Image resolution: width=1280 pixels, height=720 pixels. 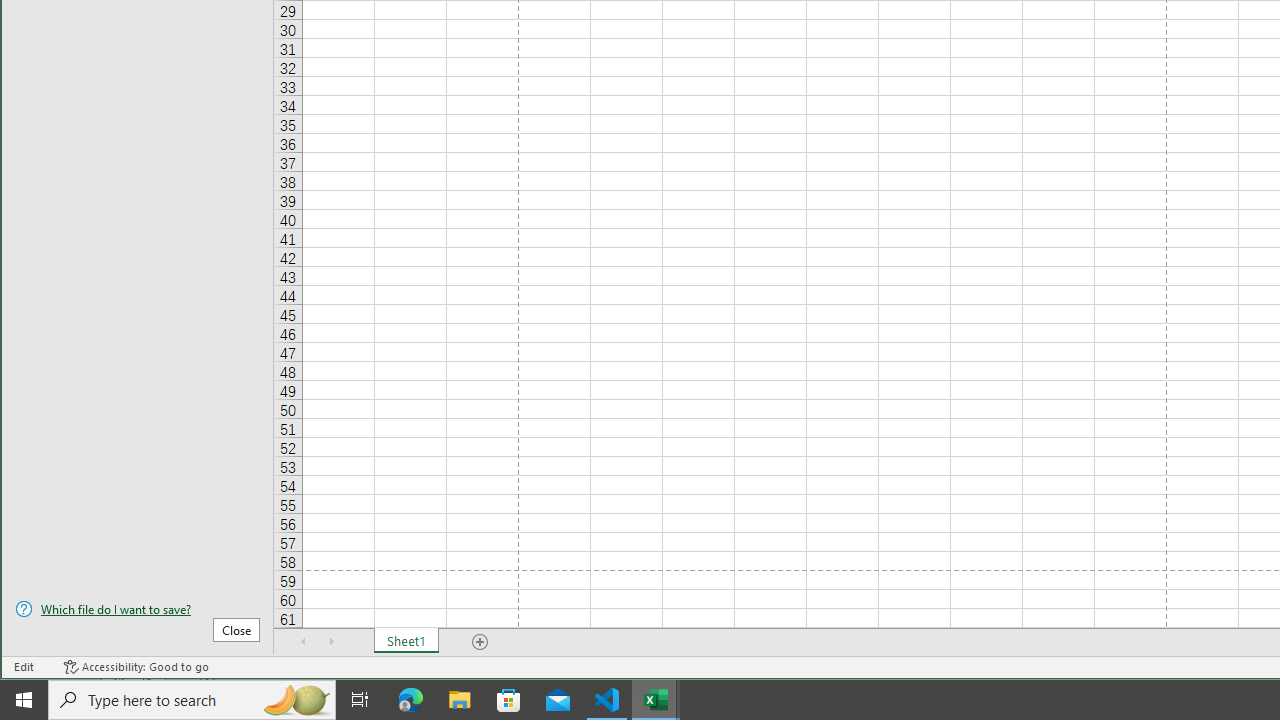 What do you see at coordinates (459, 698) in the screenshot?
I see `'File Explorer'` at bounding box center [459, 698].